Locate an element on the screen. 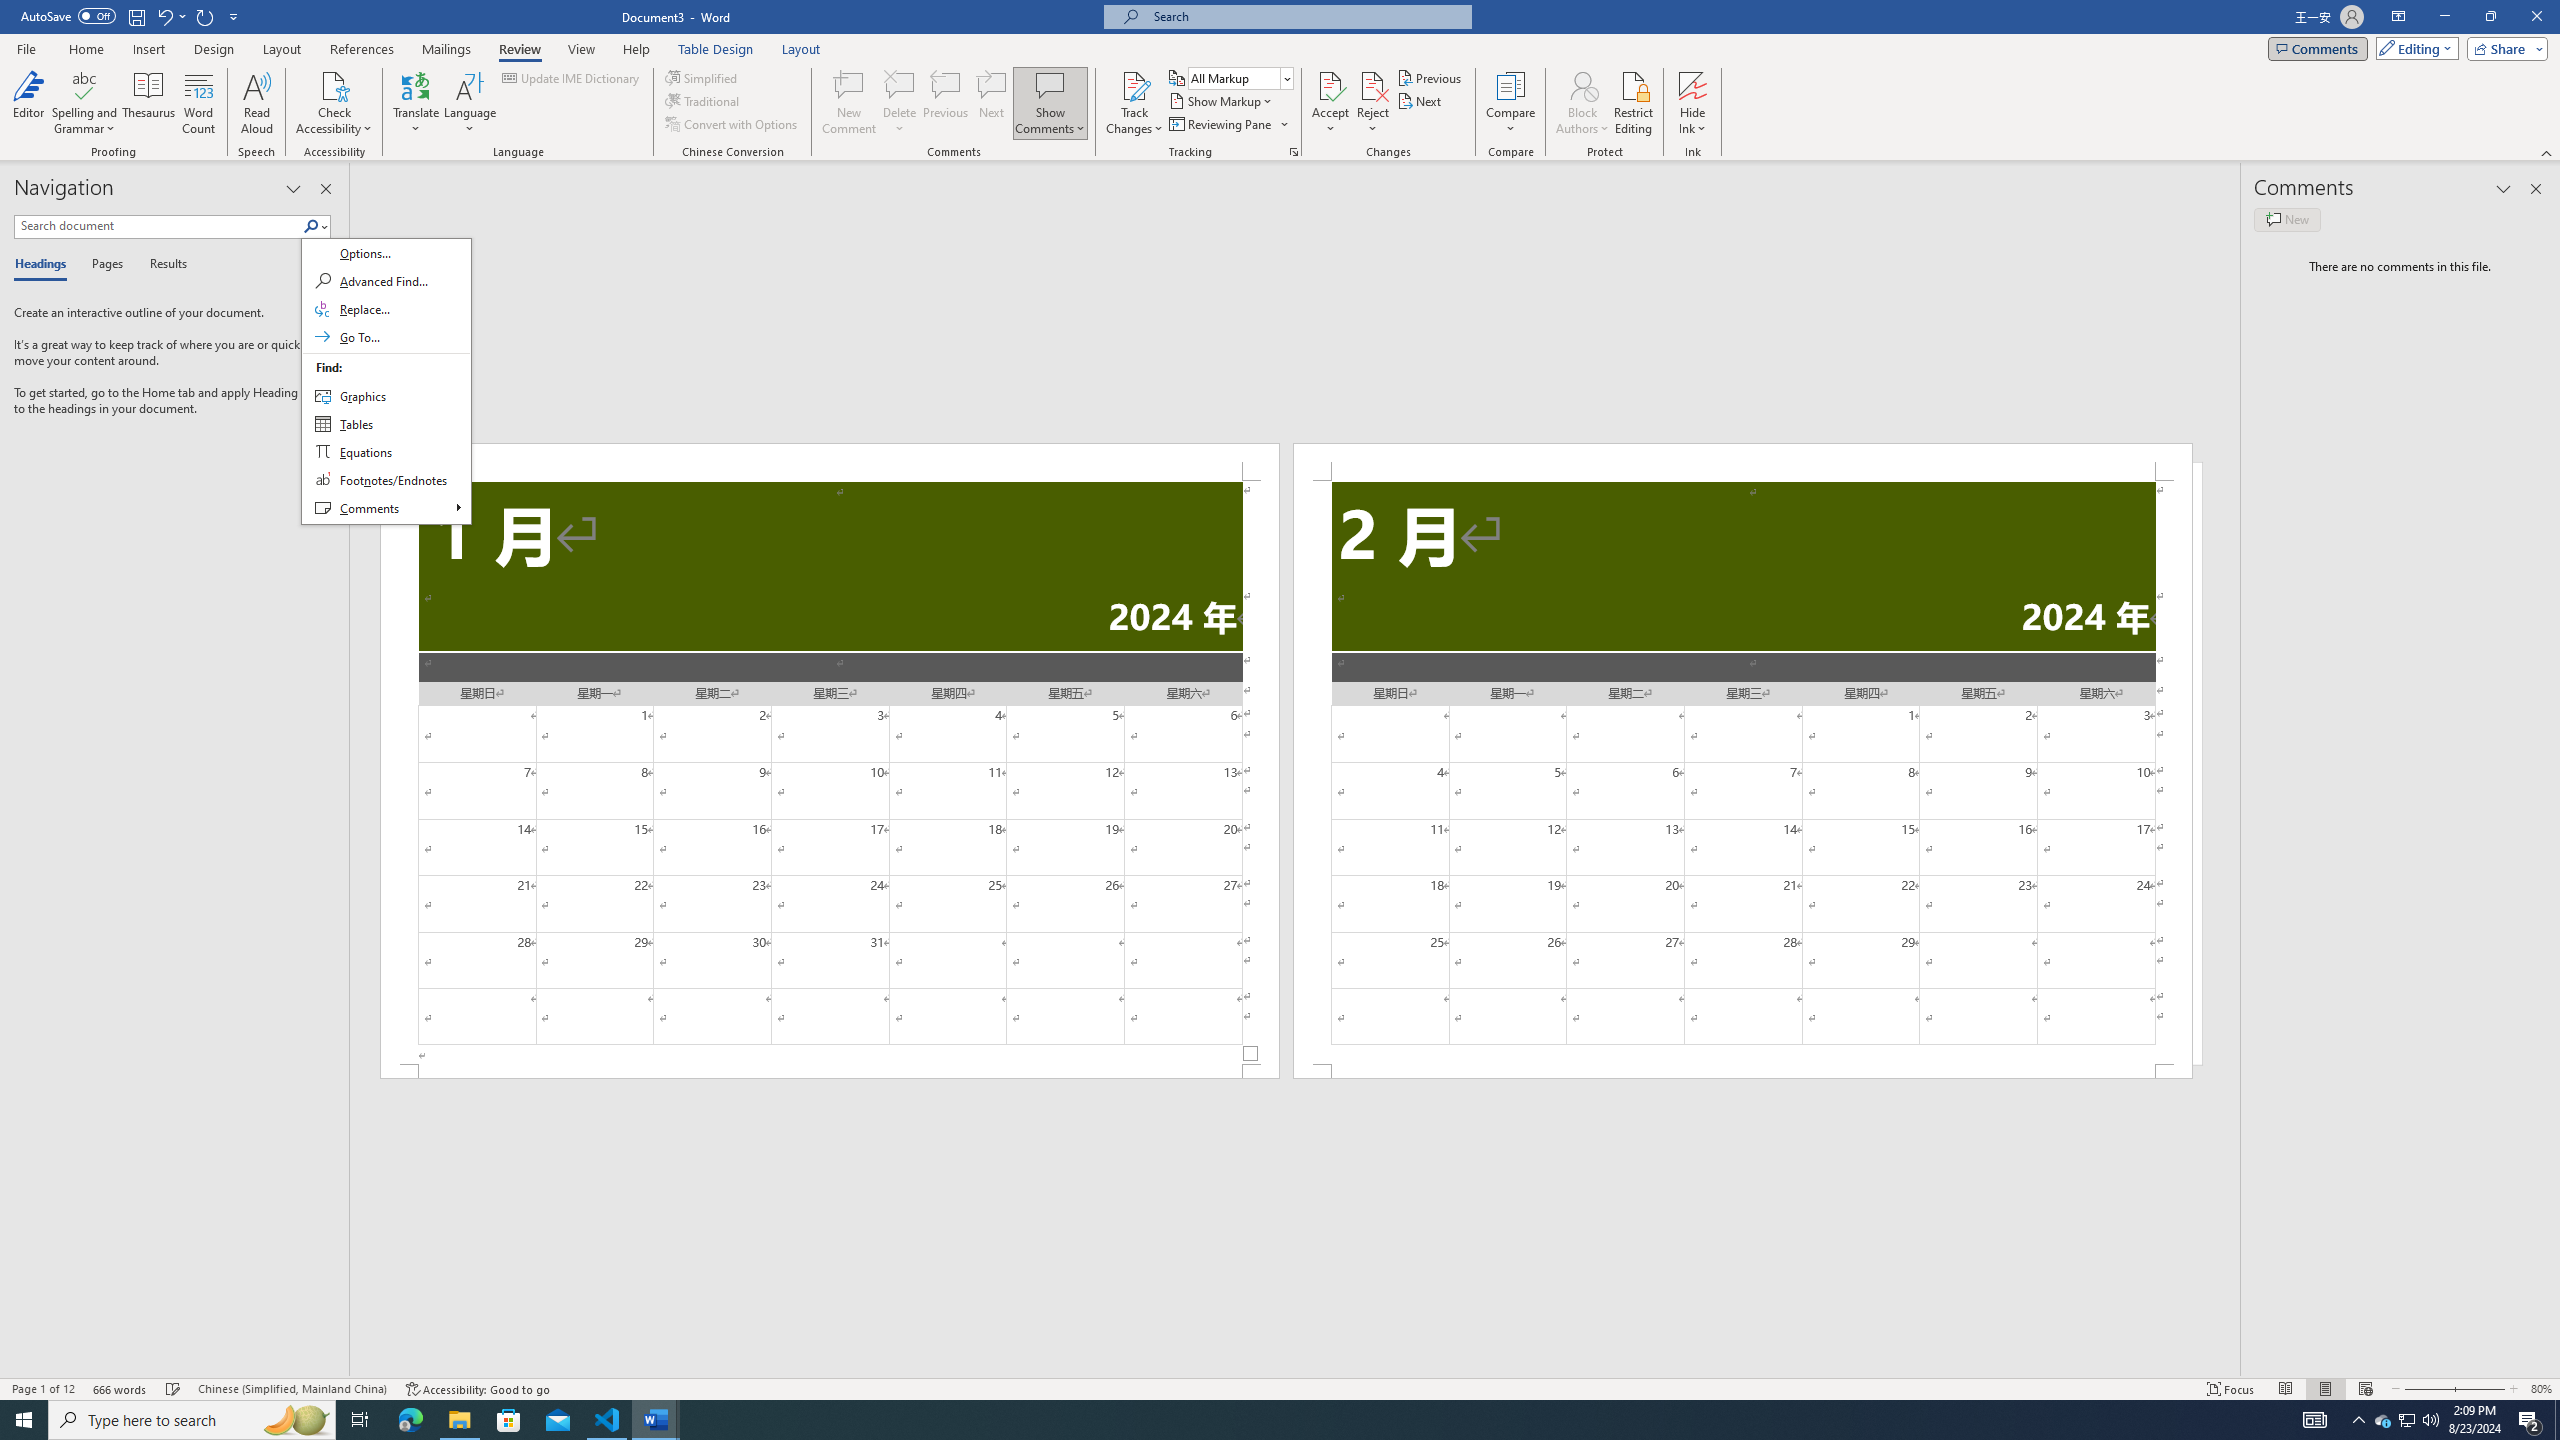 The image size is (2560, 1440). 'Convert with Options...' is located at coordinates (733, 122).